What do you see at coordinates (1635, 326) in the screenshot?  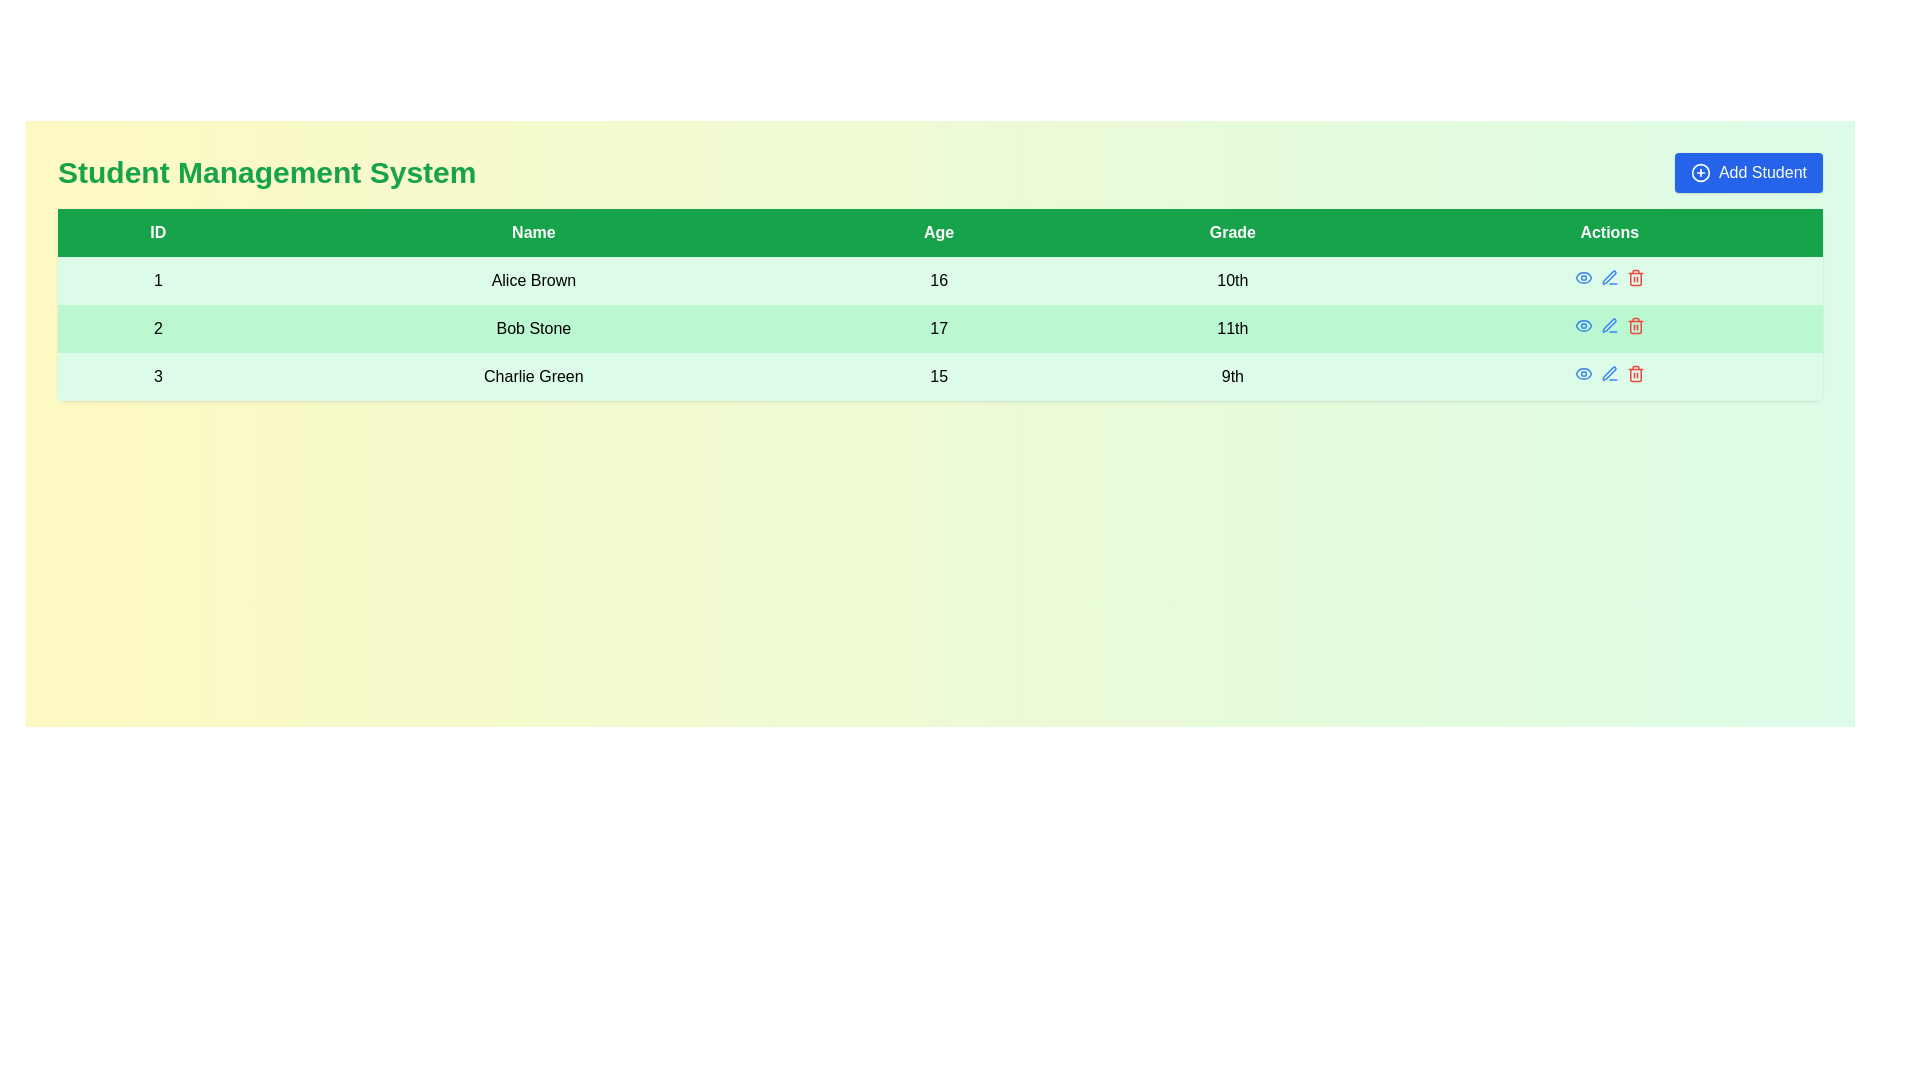 I see `the central part of the trash bin icon associated with the delete action for the entity 'Bob Stone' in the 'Actions' column of the table` at bounding box center [1635, 326].